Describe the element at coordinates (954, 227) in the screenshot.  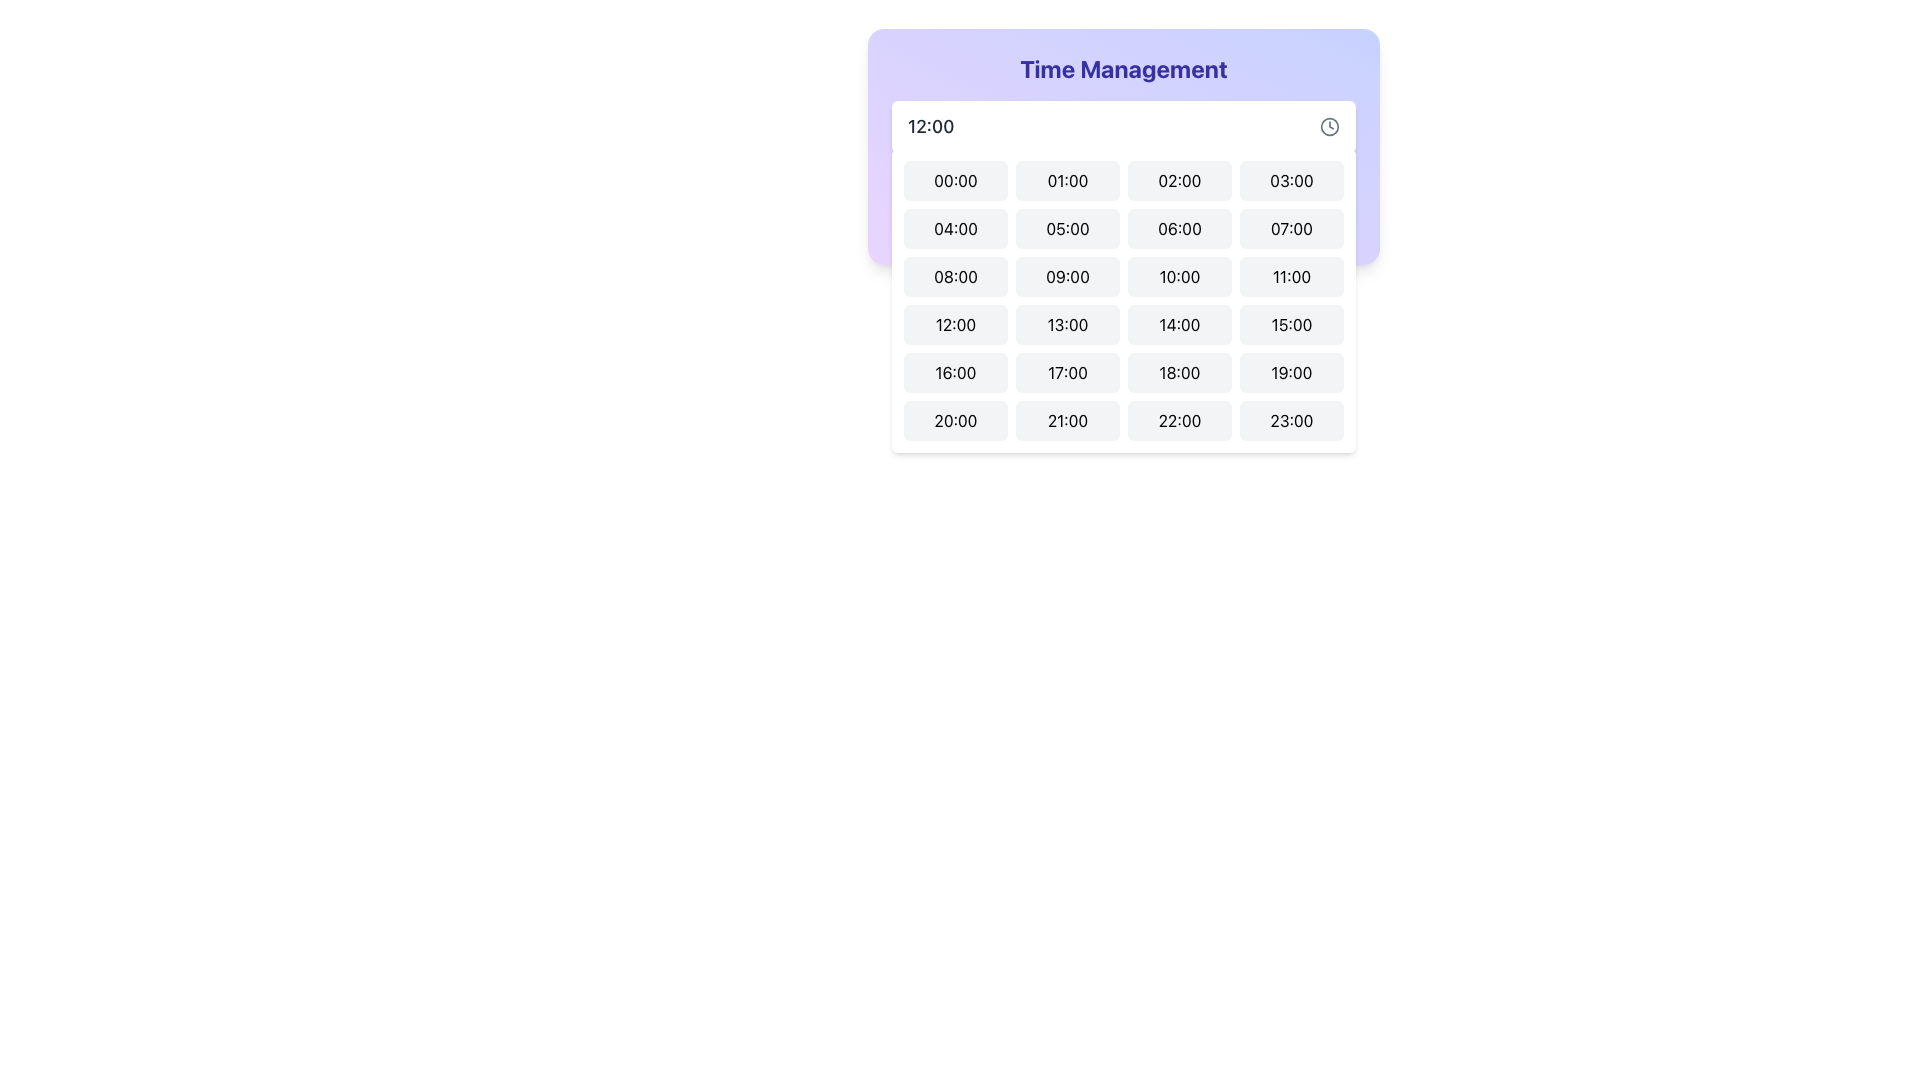
I see `the rectangular button with a light gray background and rounded corners that contains the text '04:00' in black, located in the second row and first column of the 'Time Management' modal` at that location.